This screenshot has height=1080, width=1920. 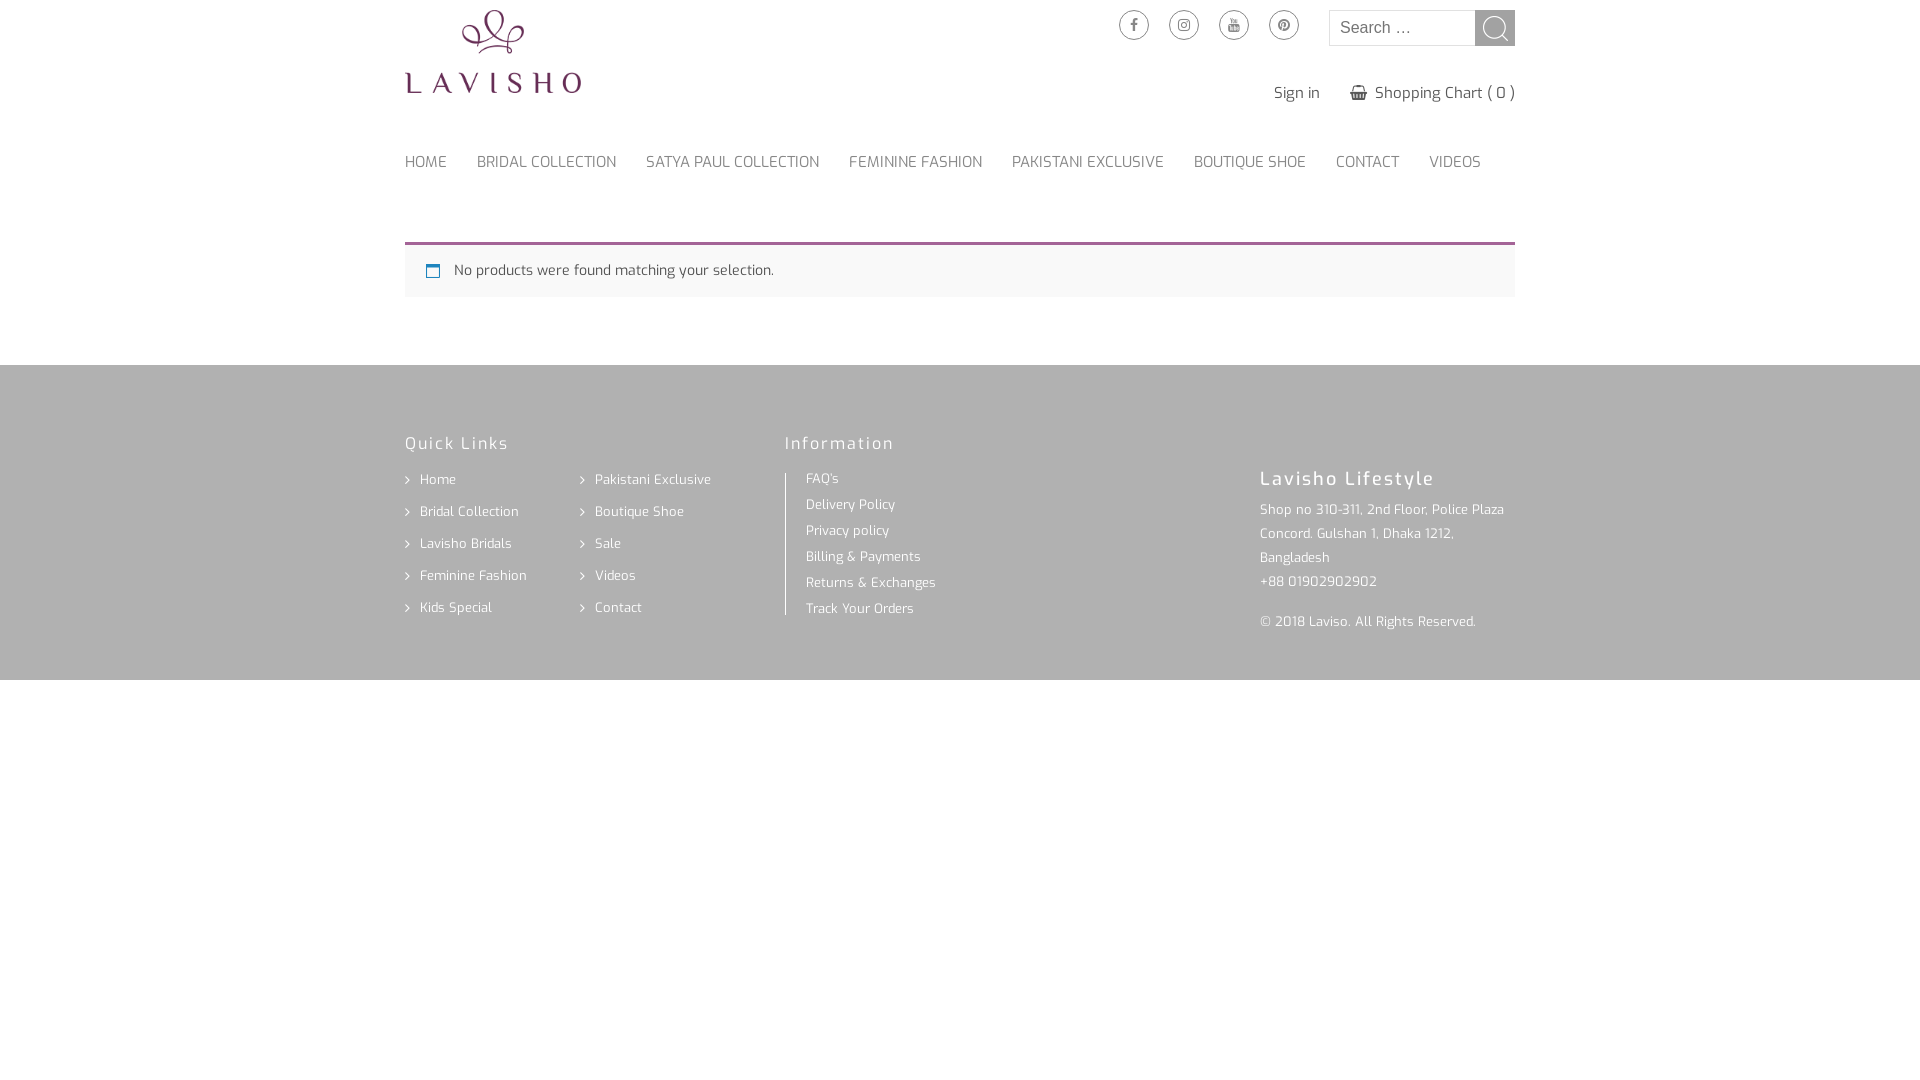 I want to click on 'Pakistani Exclusive', so click(x=652, y=479).